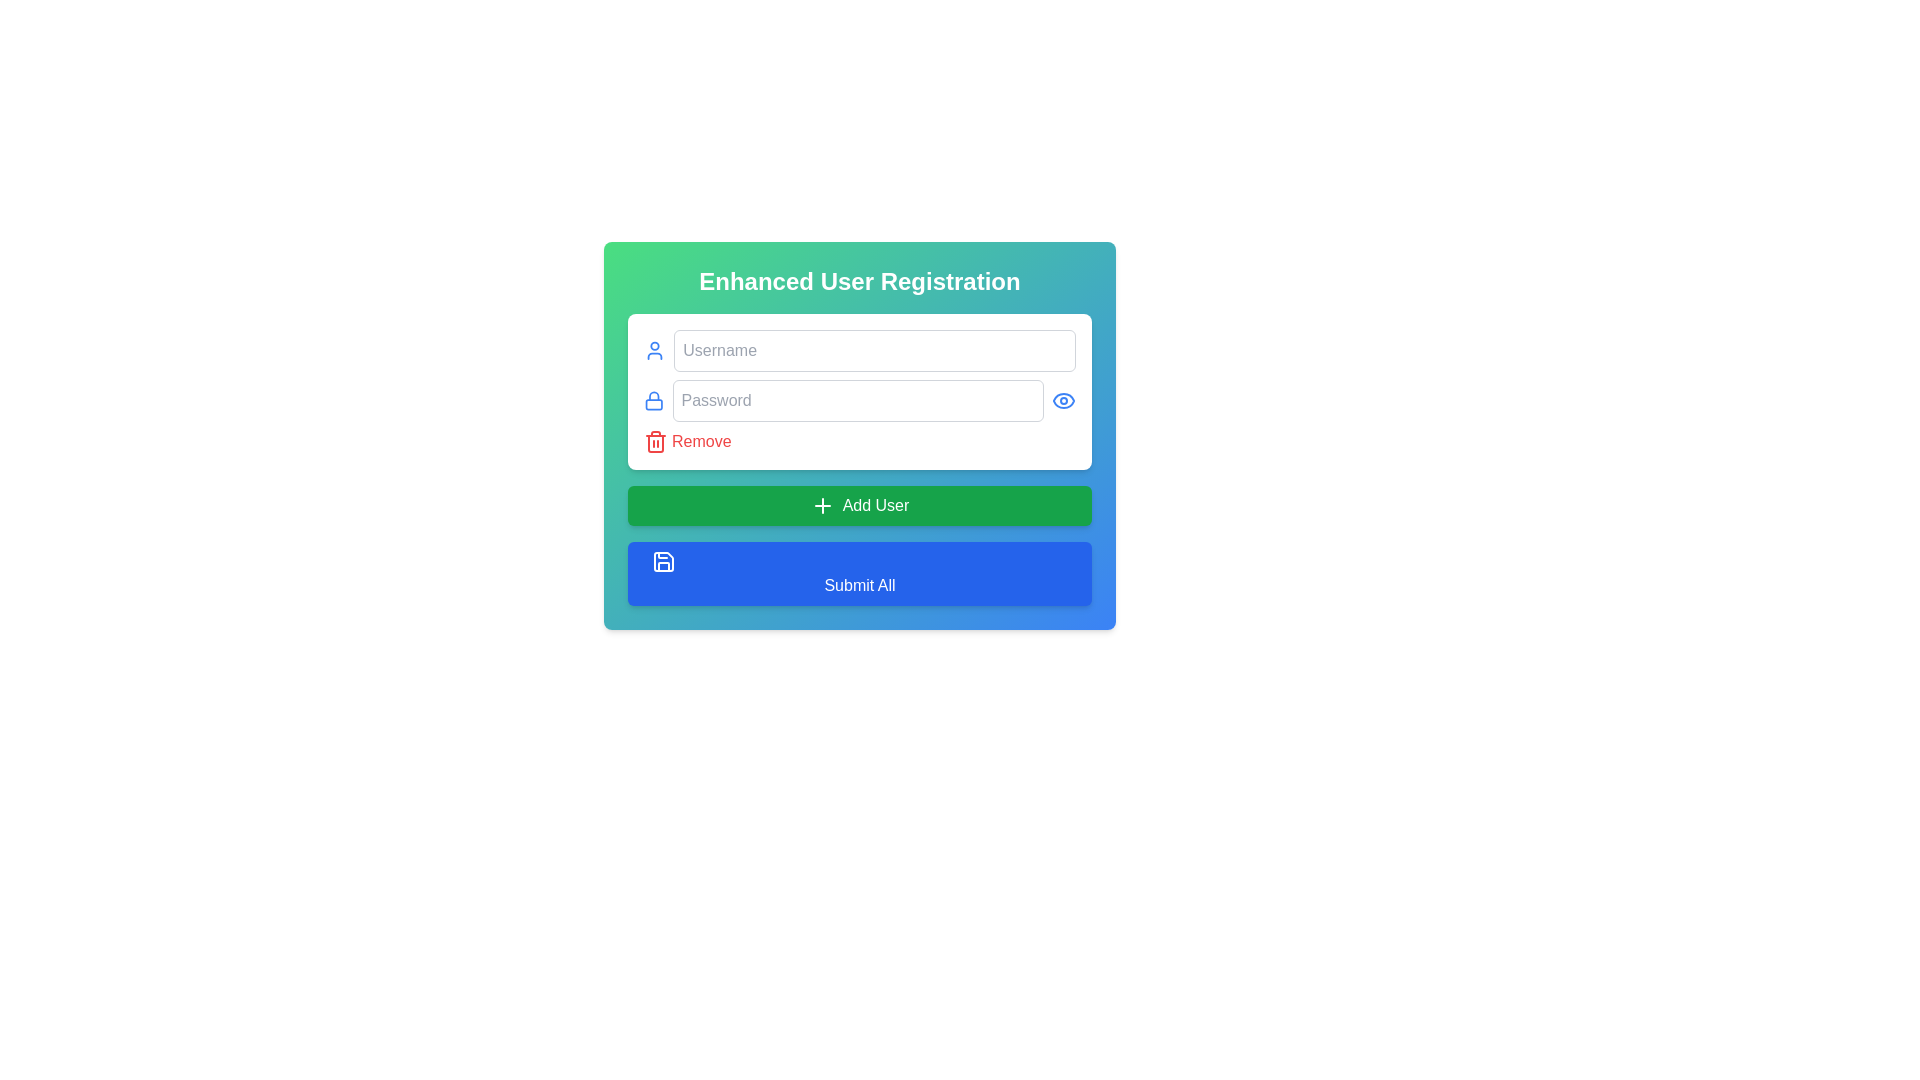 This screenshot has width=1920, height=1080. I want to click on the delete button located directly below the password field to change its color, so click(687, 441).